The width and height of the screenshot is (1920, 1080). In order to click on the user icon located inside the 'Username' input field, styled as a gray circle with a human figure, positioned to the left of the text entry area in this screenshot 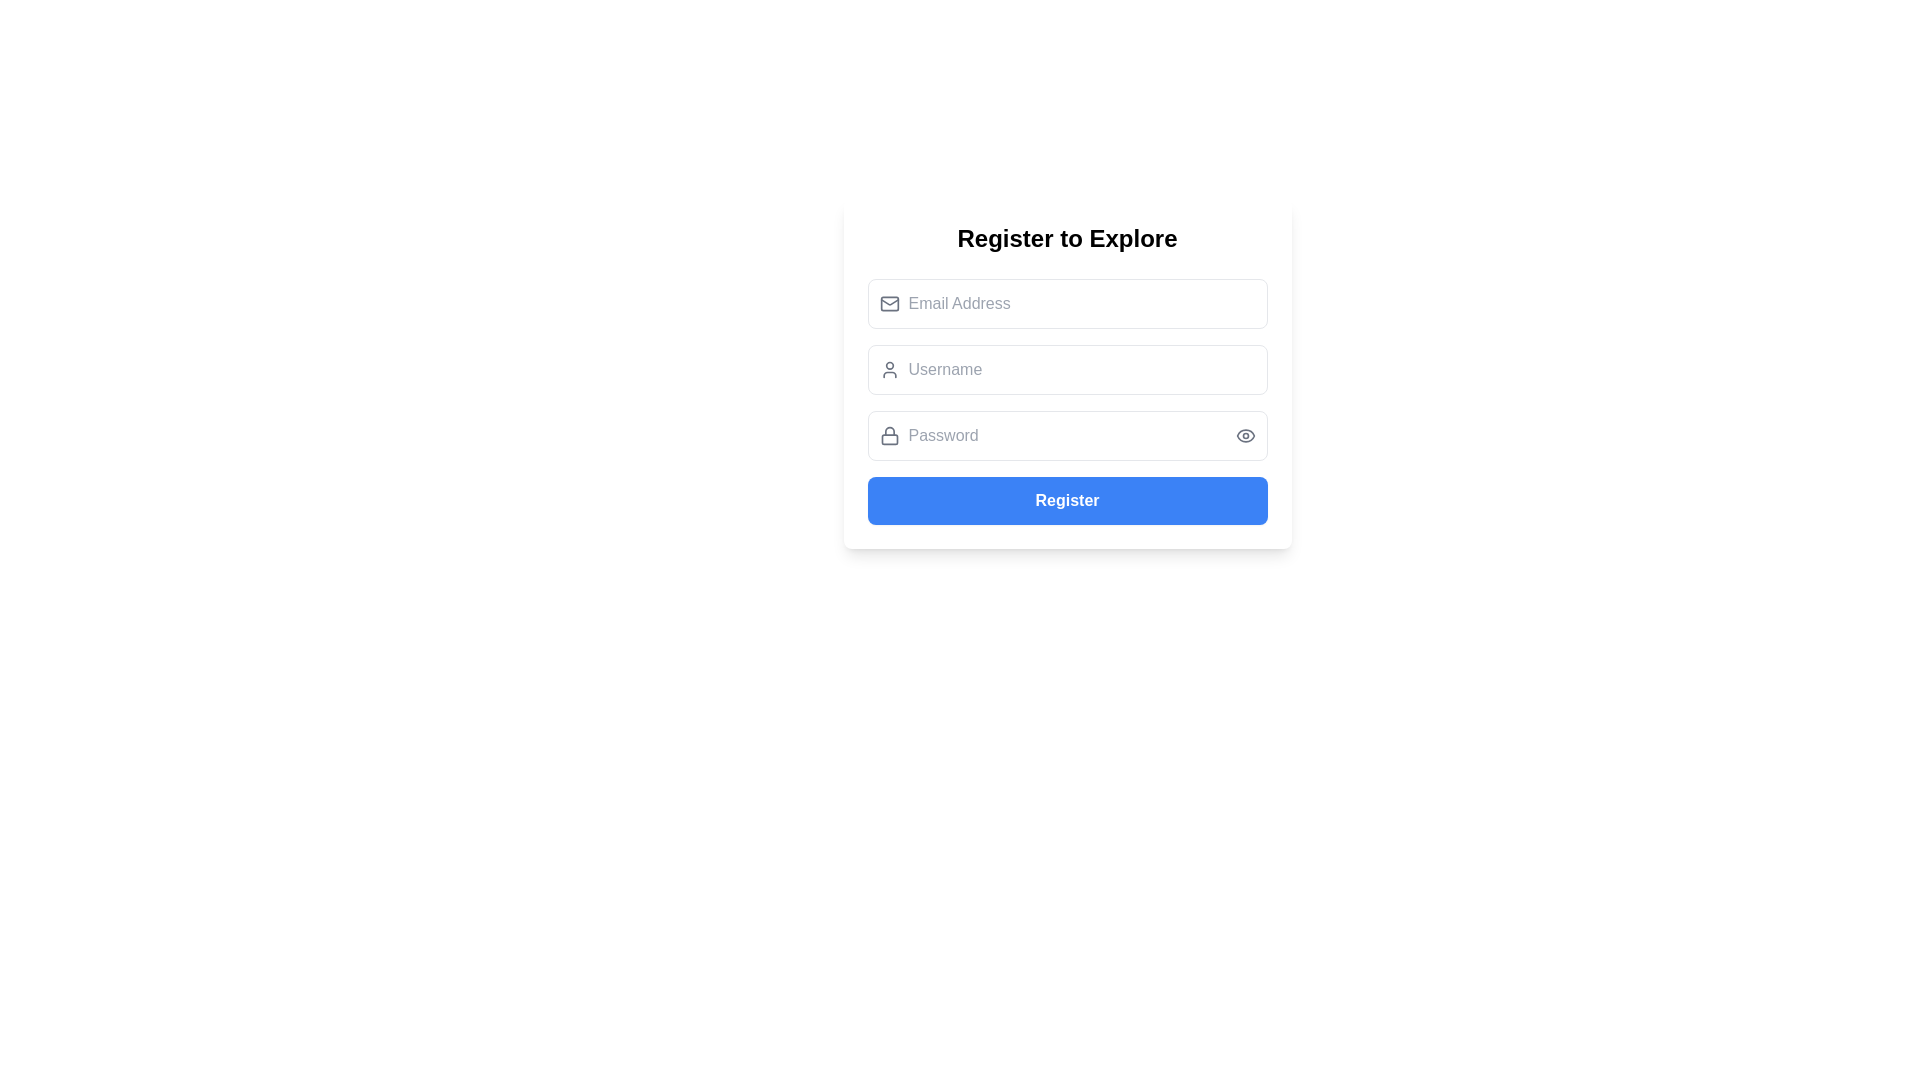, I will do `click(888, 370)`.